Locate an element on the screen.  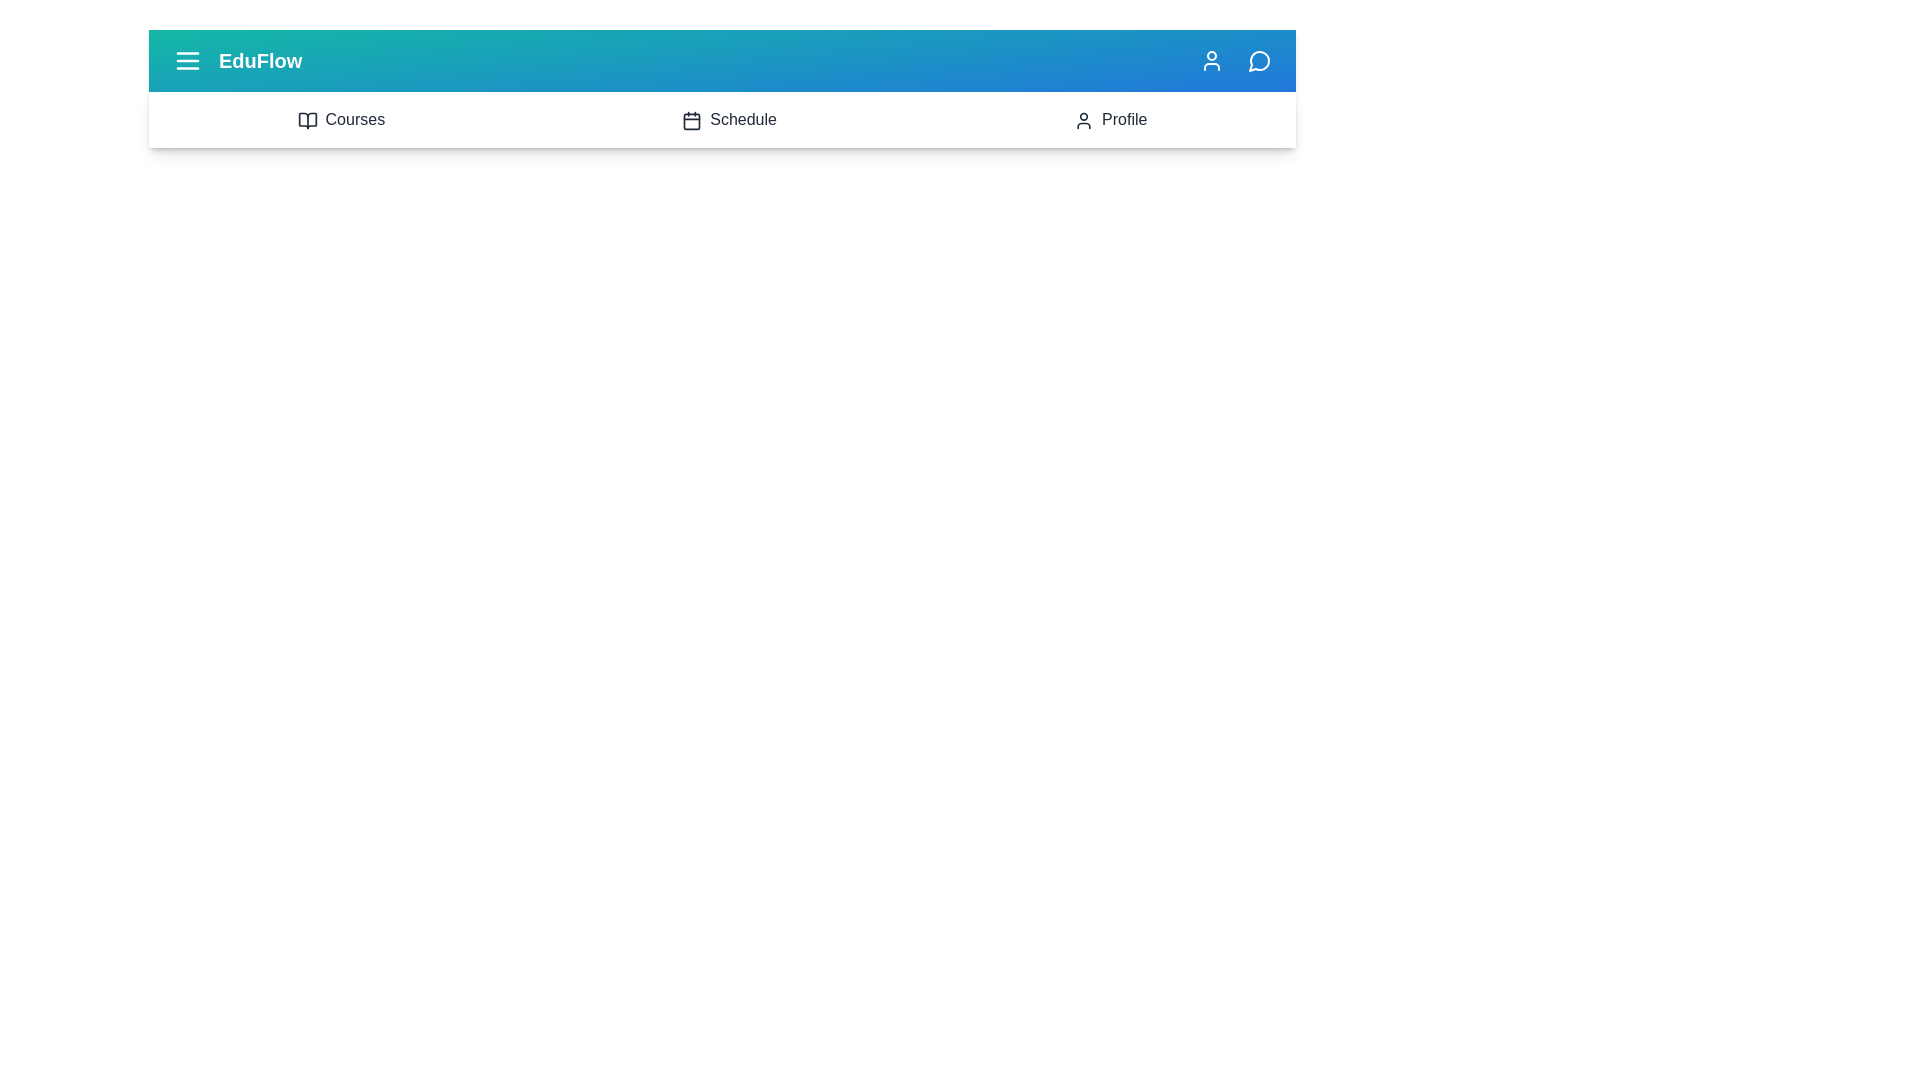
the user icon to access the user profile is located at coordinates (1210, 60).